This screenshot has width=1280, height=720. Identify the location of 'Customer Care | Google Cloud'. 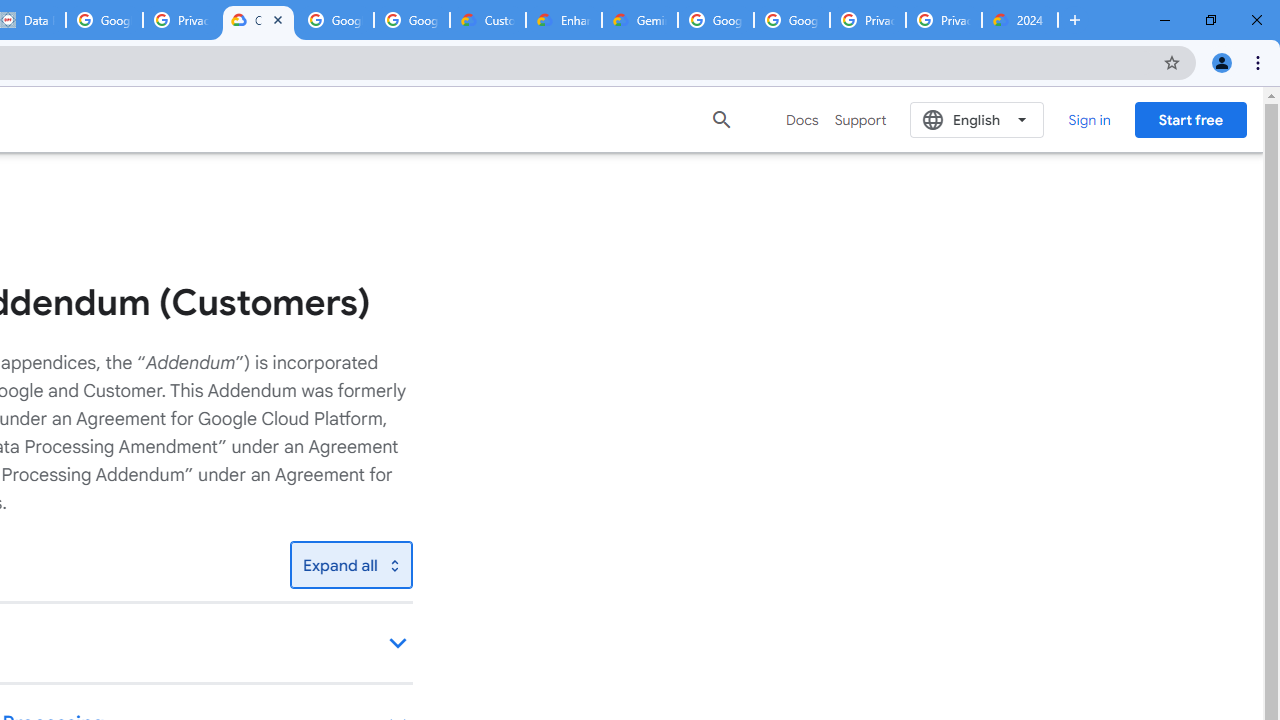
(488, 20).